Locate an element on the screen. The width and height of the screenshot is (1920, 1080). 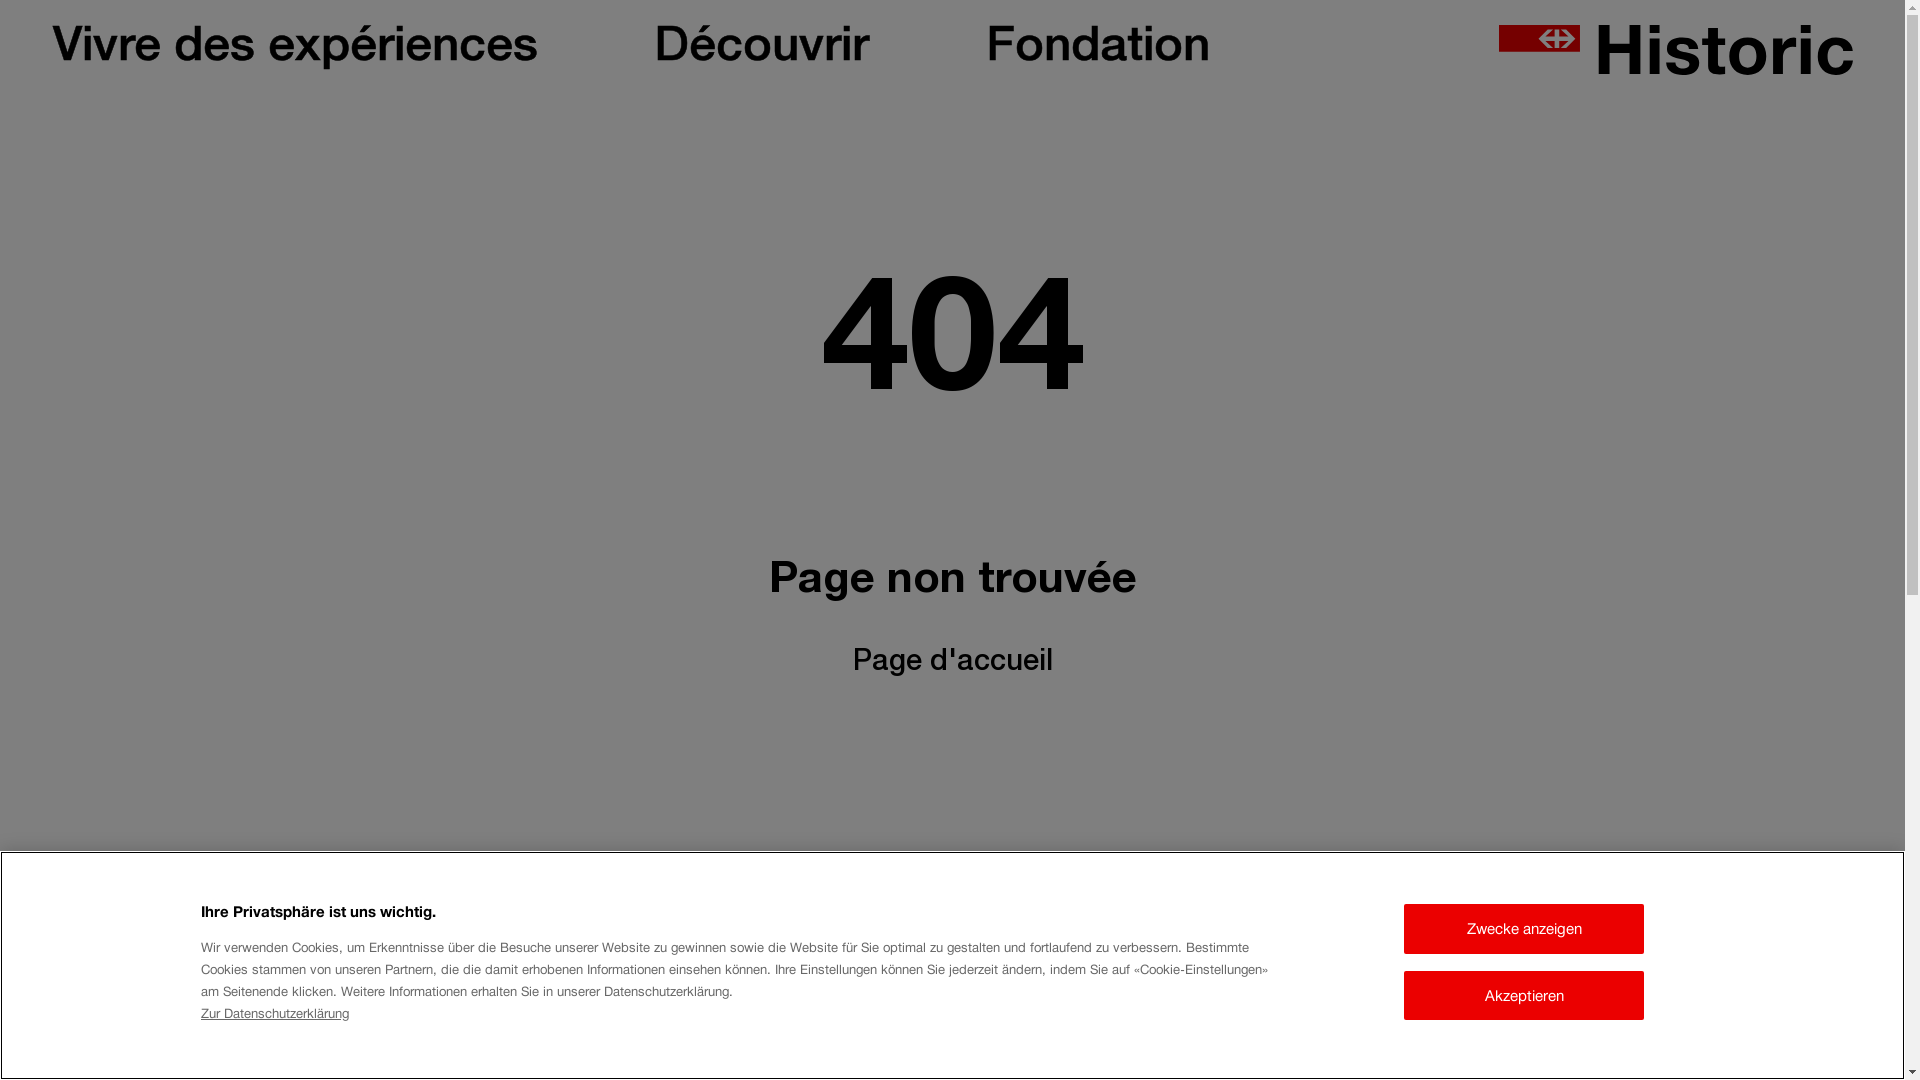
'Zwecke anzeigen' is located at coordinates (1402, 929).